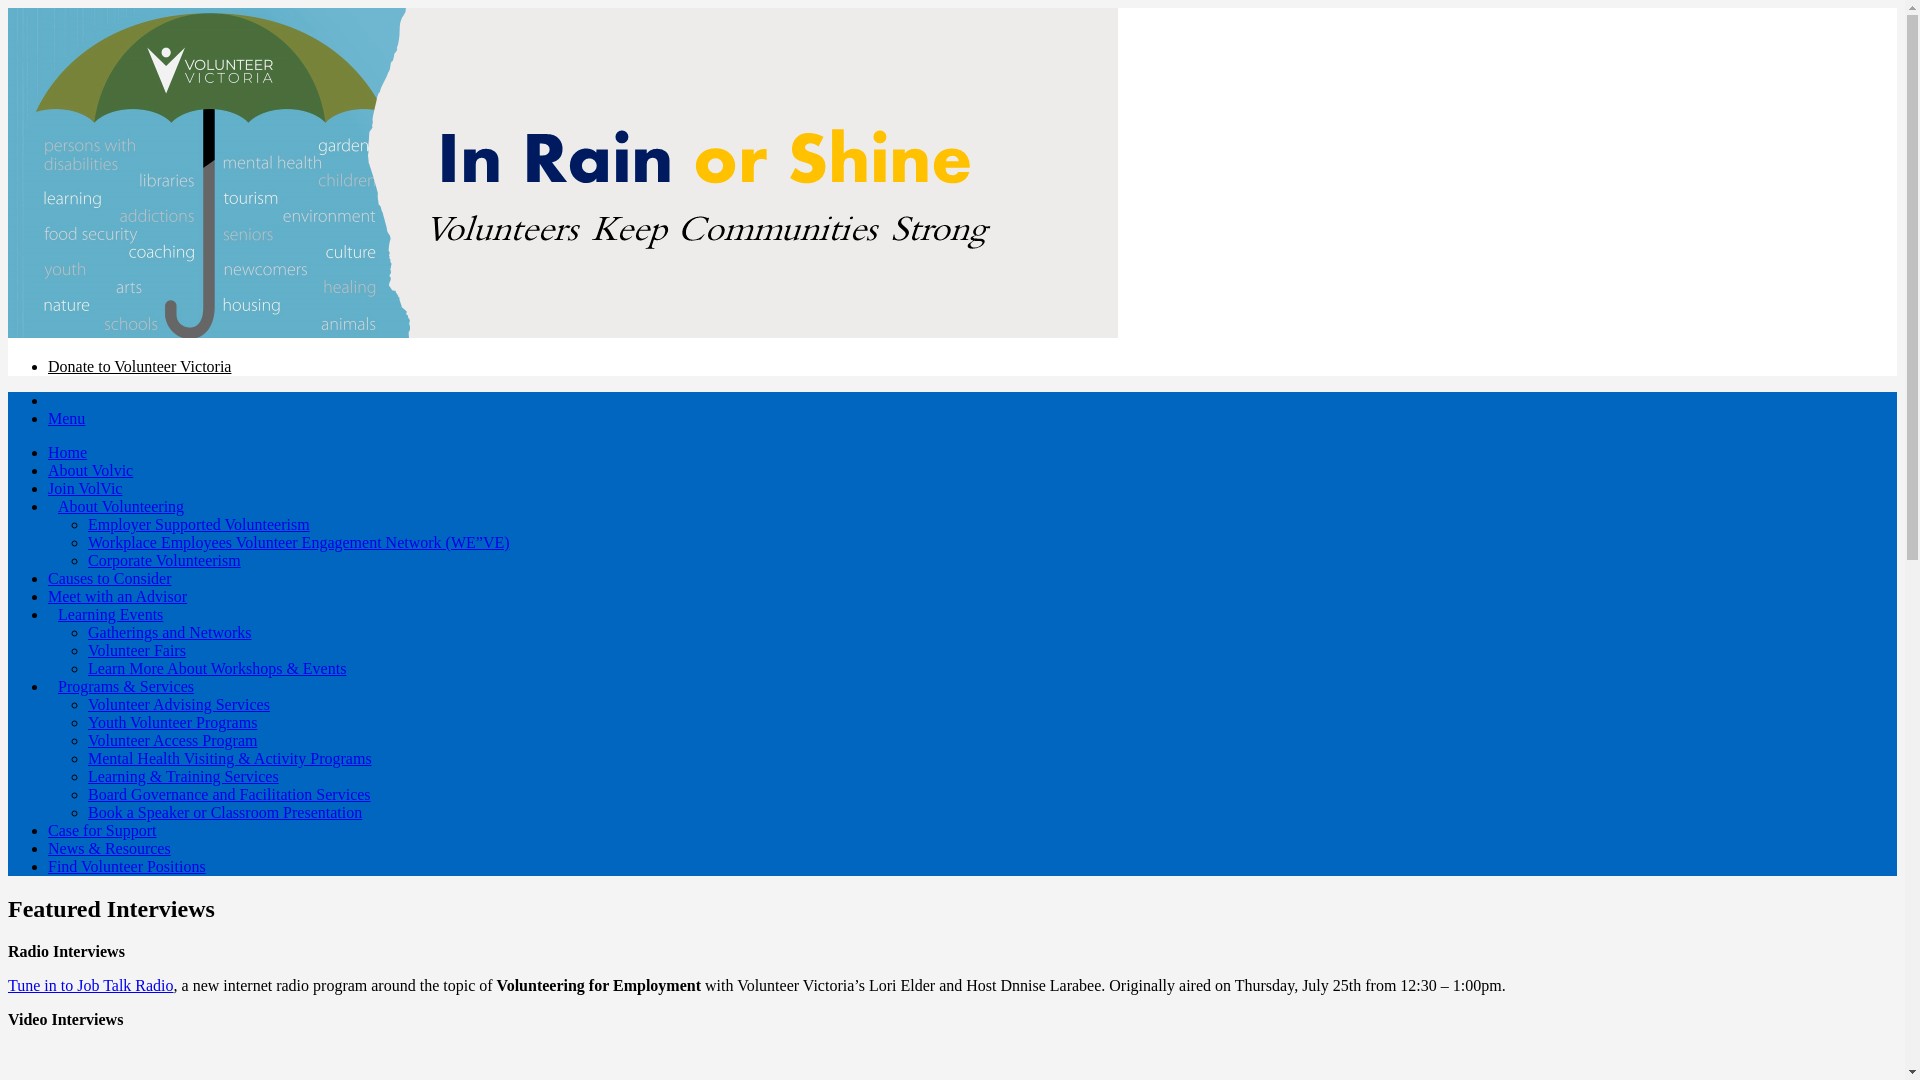 This screenshot has width=1920, height=1080. What do you see at coordinates (108, 848) in the screenshot?
I see `'News & Resources'` at bounding box center [108, 848].